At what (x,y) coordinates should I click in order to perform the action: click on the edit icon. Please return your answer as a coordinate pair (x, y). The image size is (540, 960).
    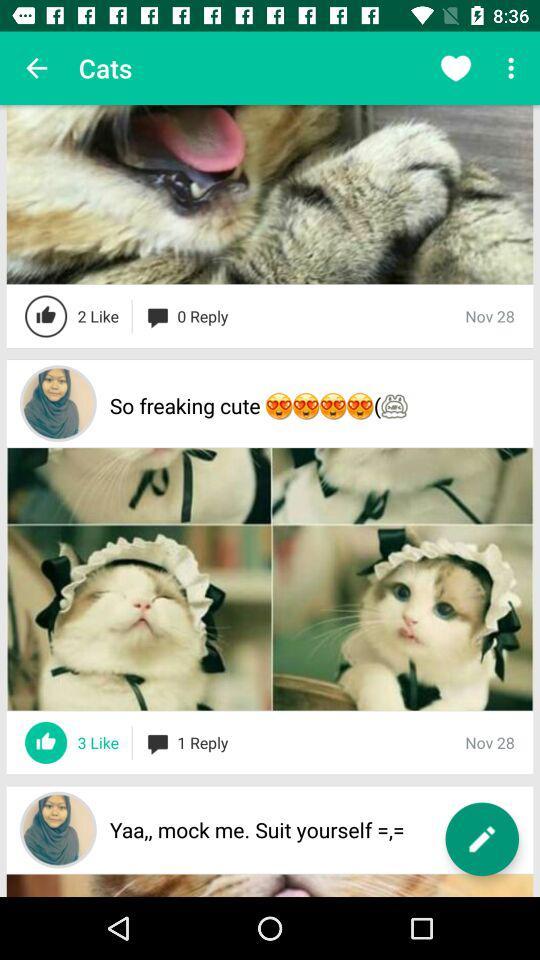
    Looking at the image, I should click on (481, 839).